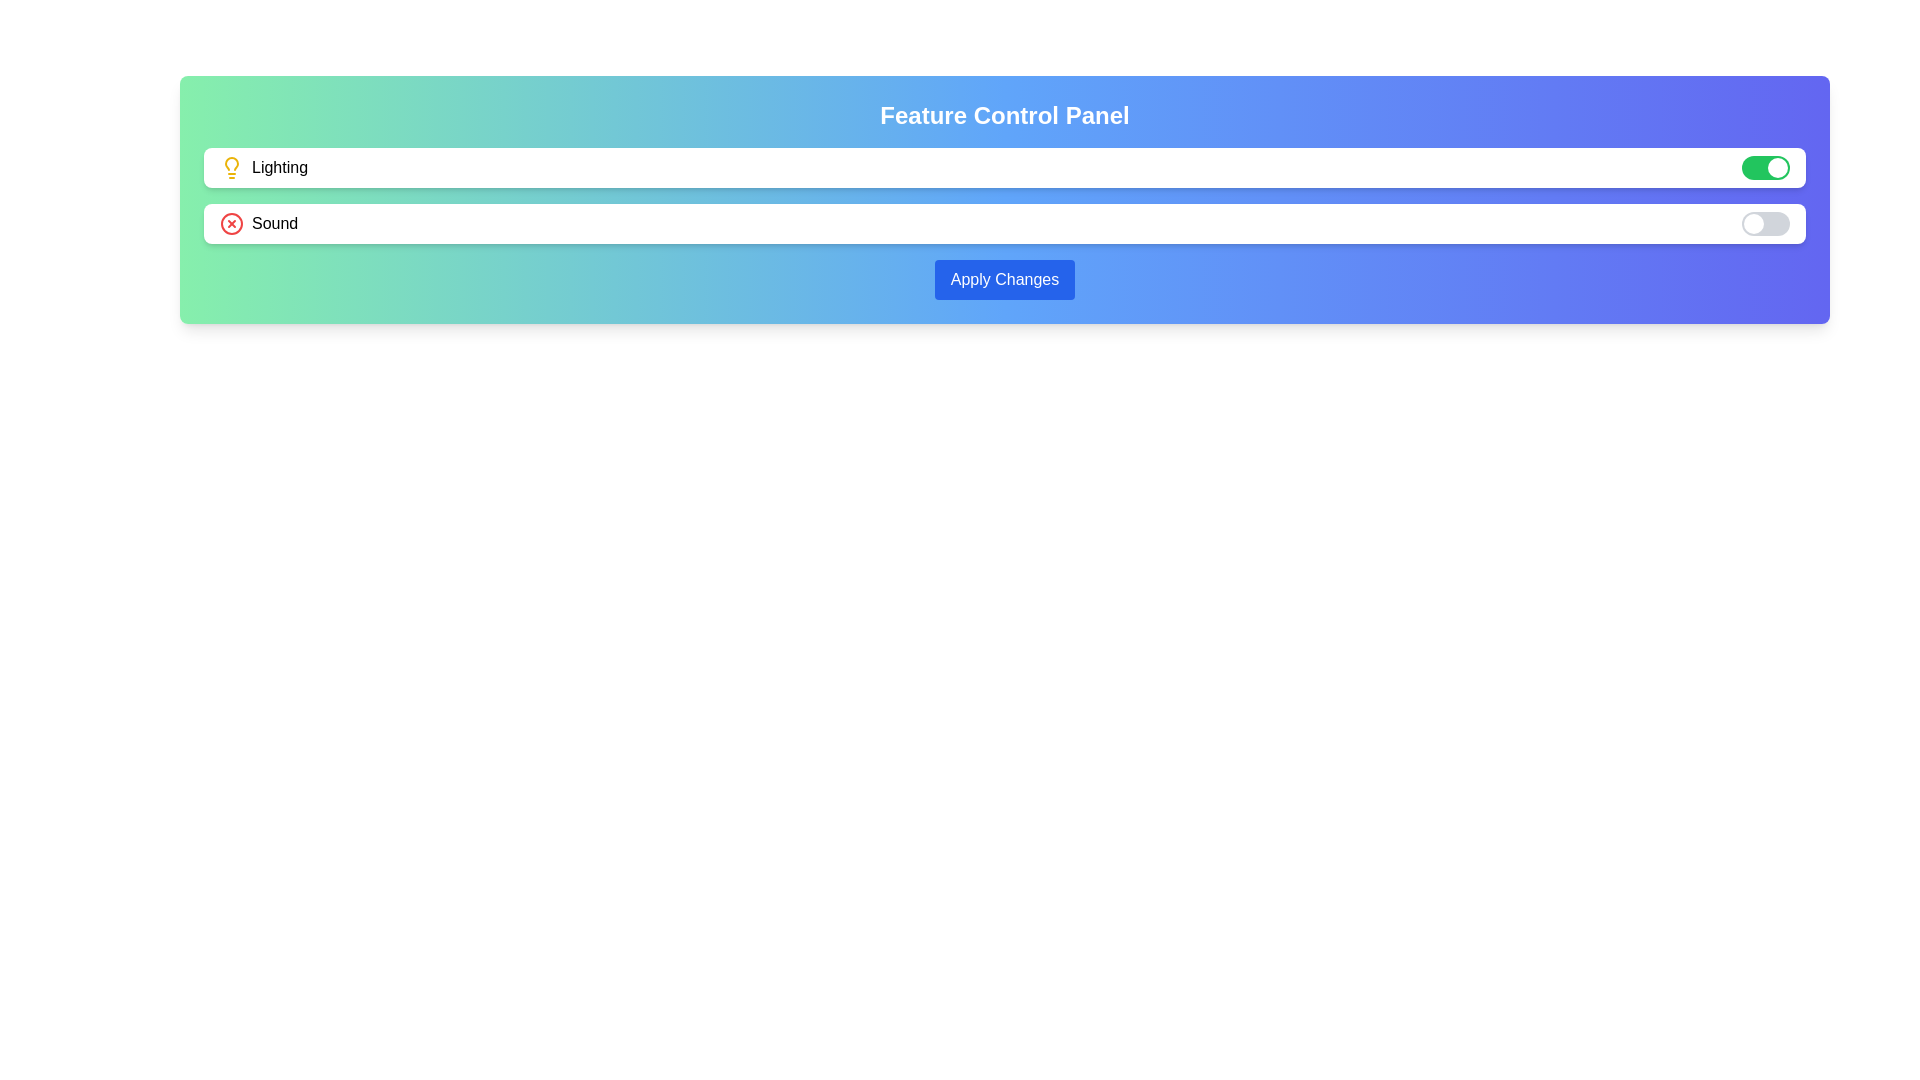 The width and height of the screenshot is (1920, 1080). Describe the element at coordinates (278, 167) in the screenshot. I see `the 'Lighting' label which is displayed in a font-medium style and is positioned next to a lightbulb icon in the feature toggle panel` at that location.